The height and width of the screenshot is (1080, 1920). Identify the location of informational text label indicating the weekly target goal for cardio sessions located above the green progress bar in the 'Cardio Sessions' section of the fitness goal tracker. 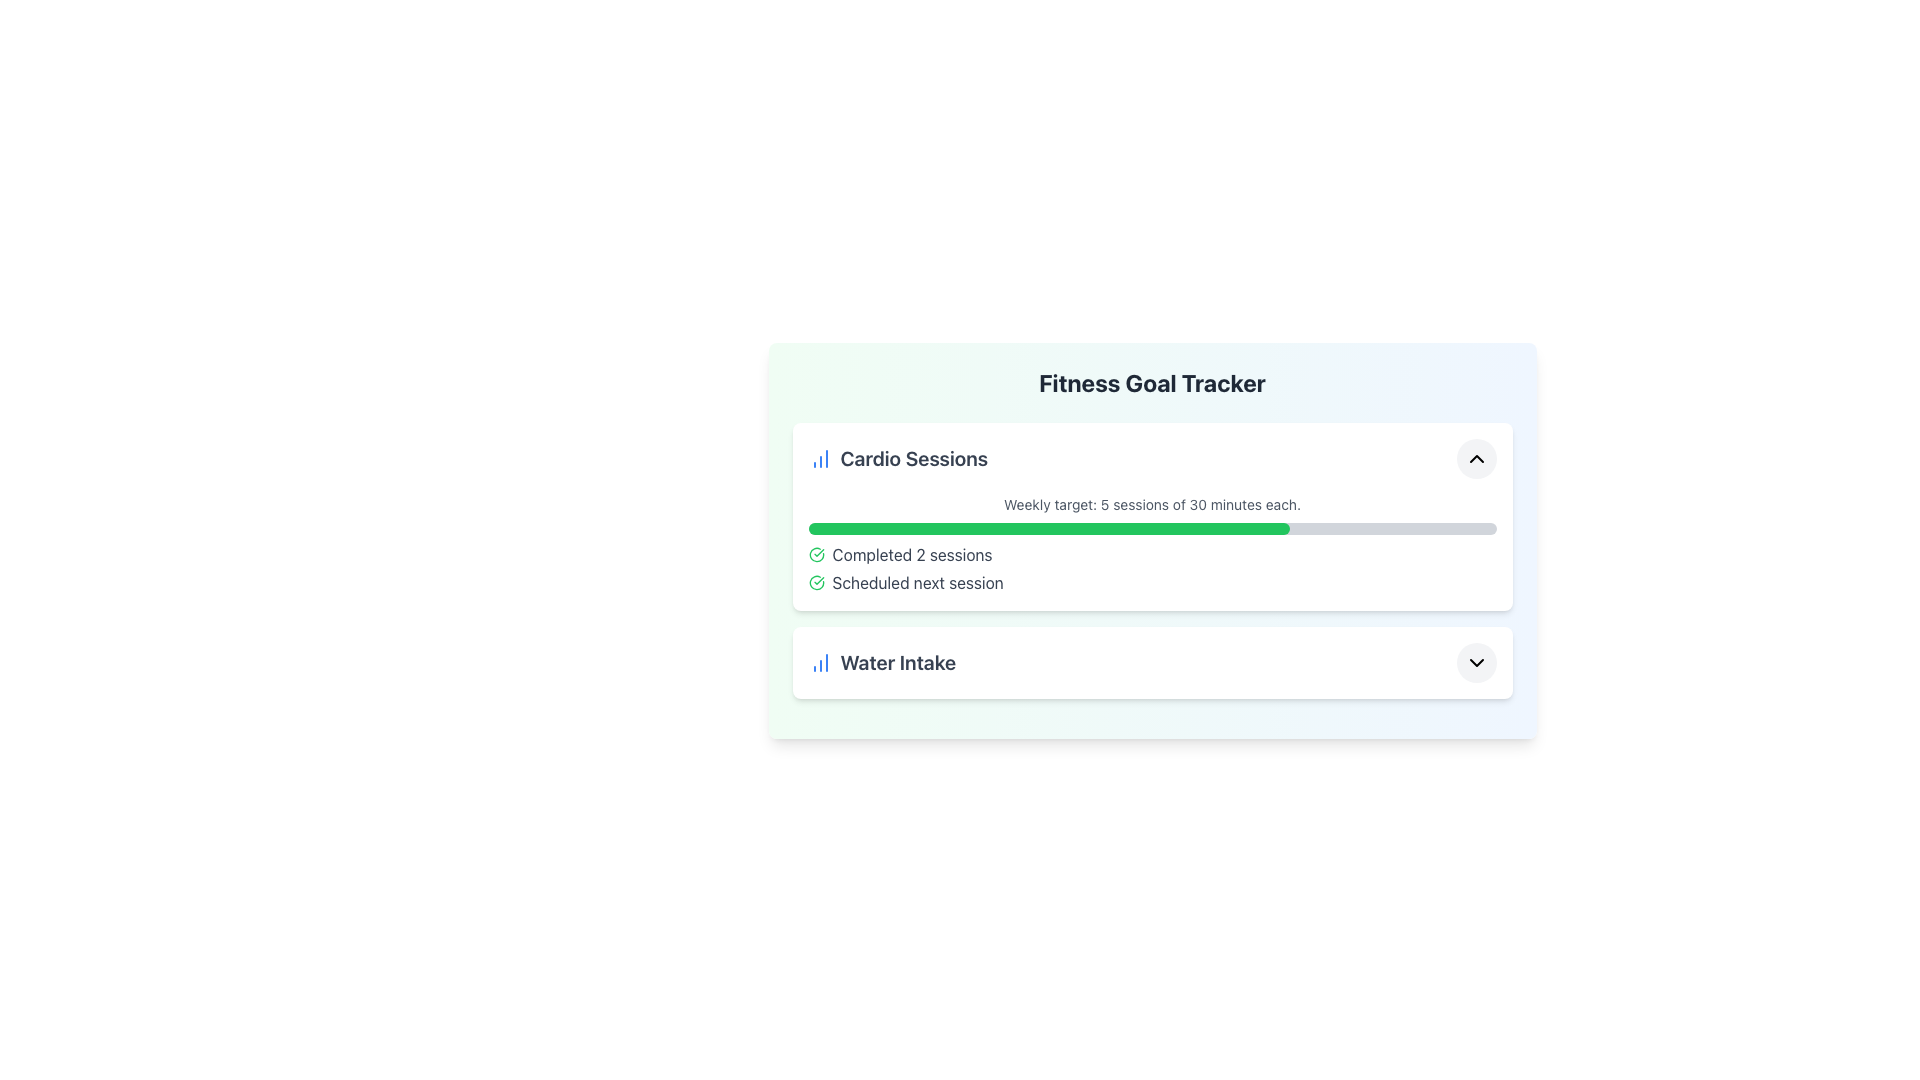
(1152, 504).